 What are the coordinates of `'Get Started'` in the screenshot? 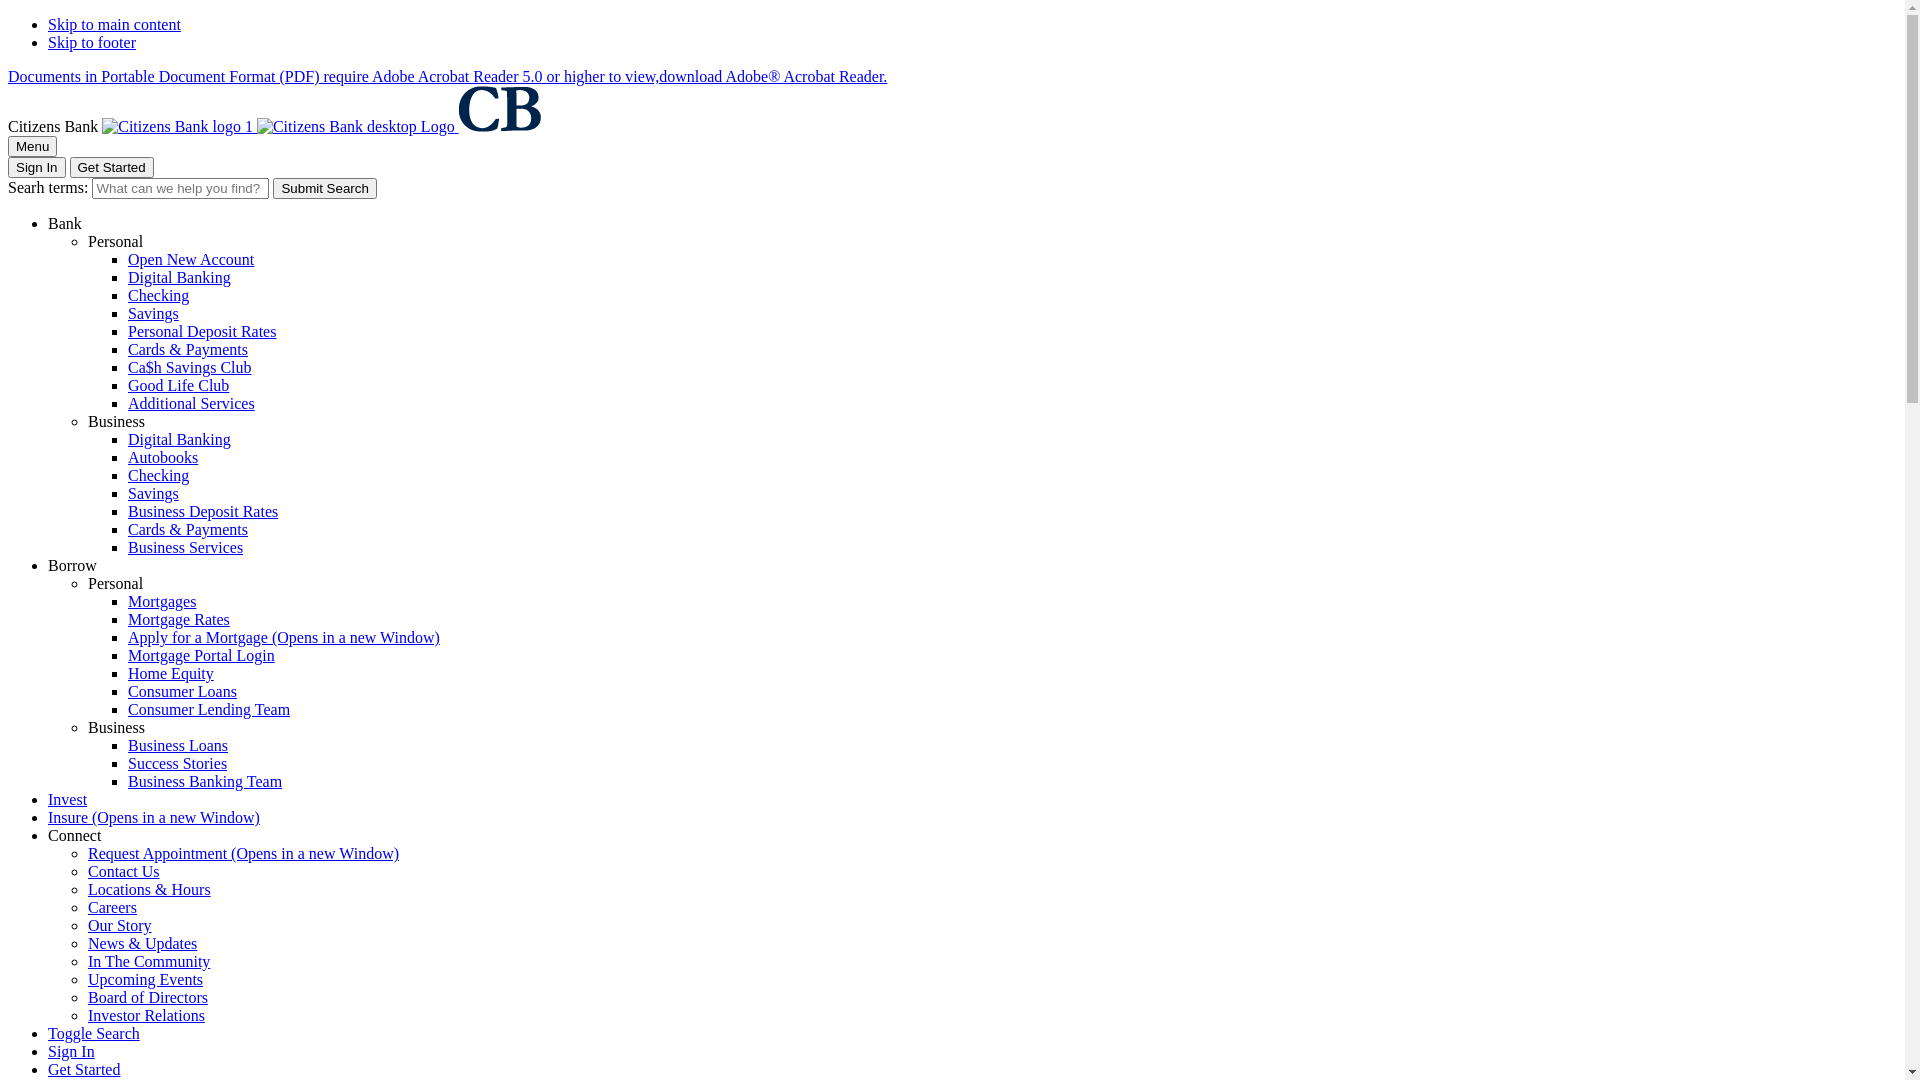 It's located at (82, 1068).